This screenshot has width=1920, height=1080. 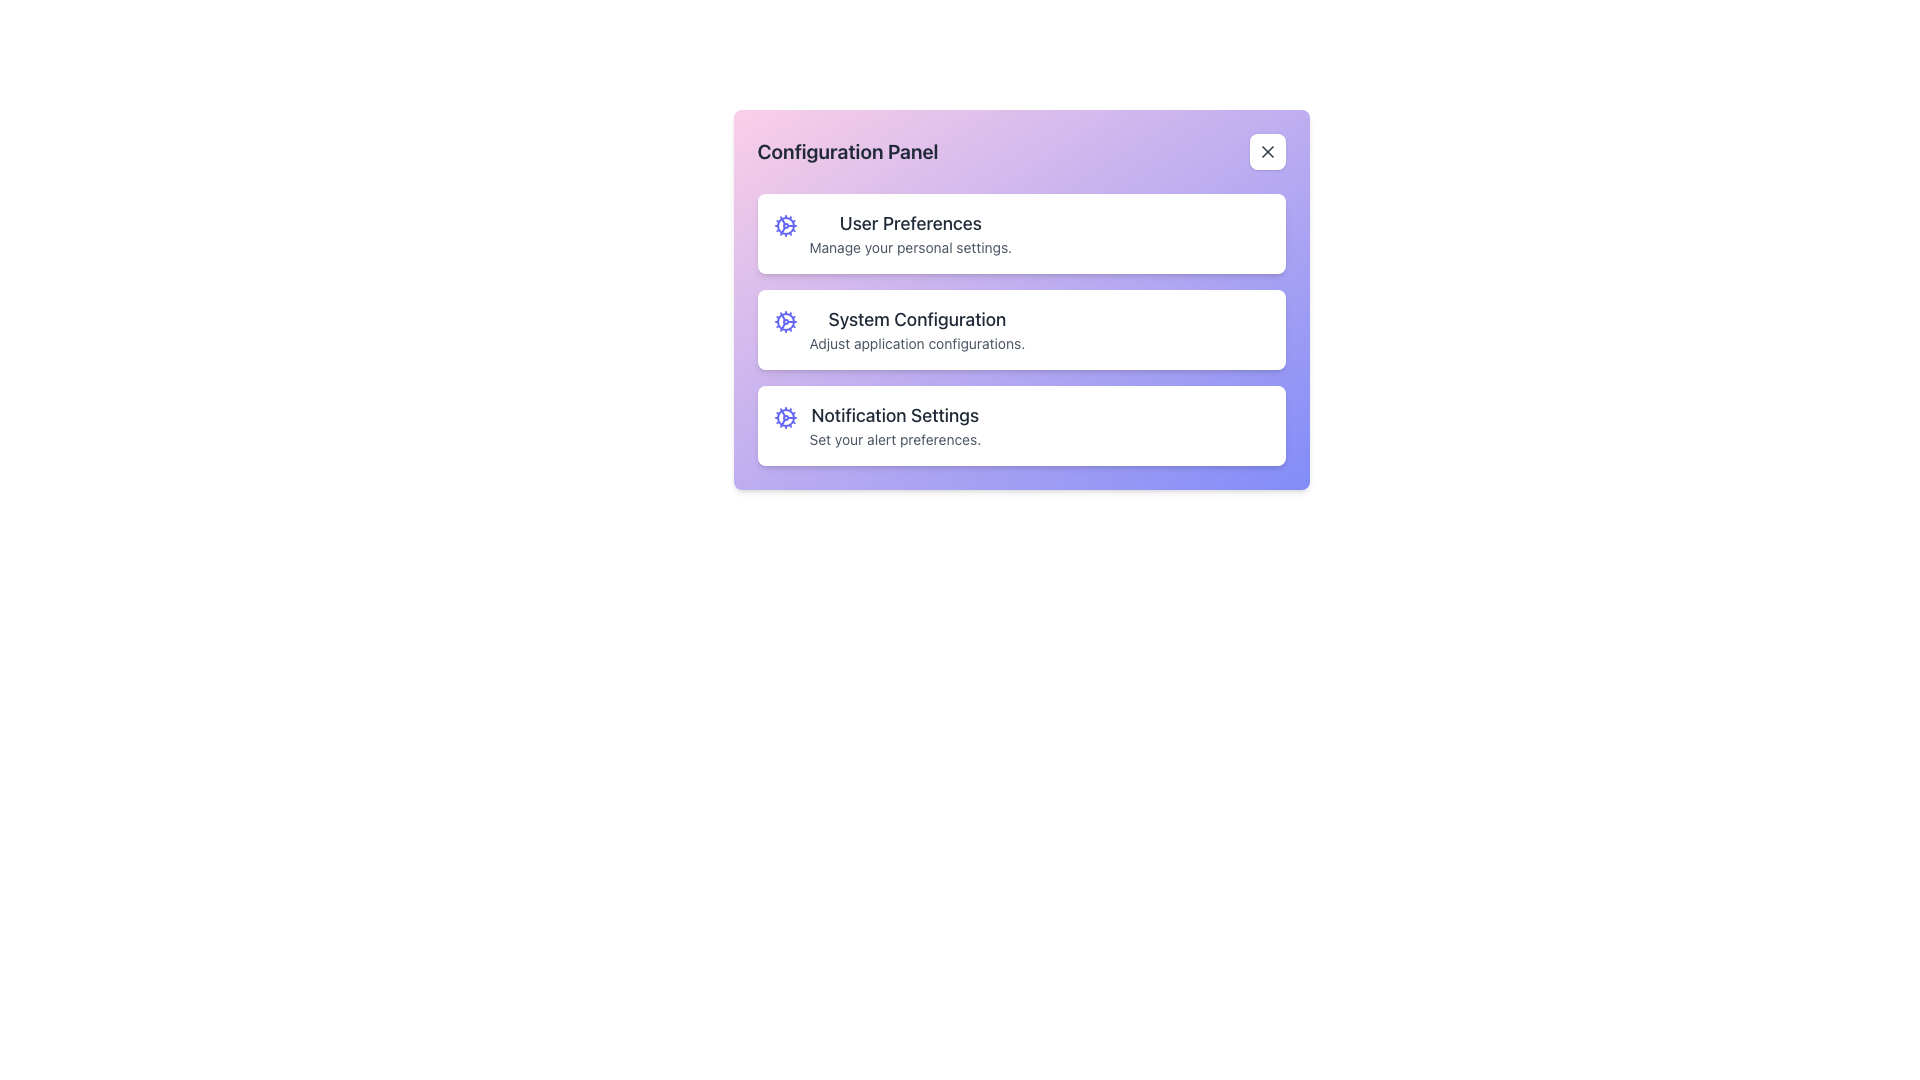 What do you see at coordinates (784, 416) in the screenshot?
I see `the cog icon representing the settings functionality within the 'Notification Settings' card, located in the bottom-most card of the 'Configuration Panel'` at bounding box center [784, 416].